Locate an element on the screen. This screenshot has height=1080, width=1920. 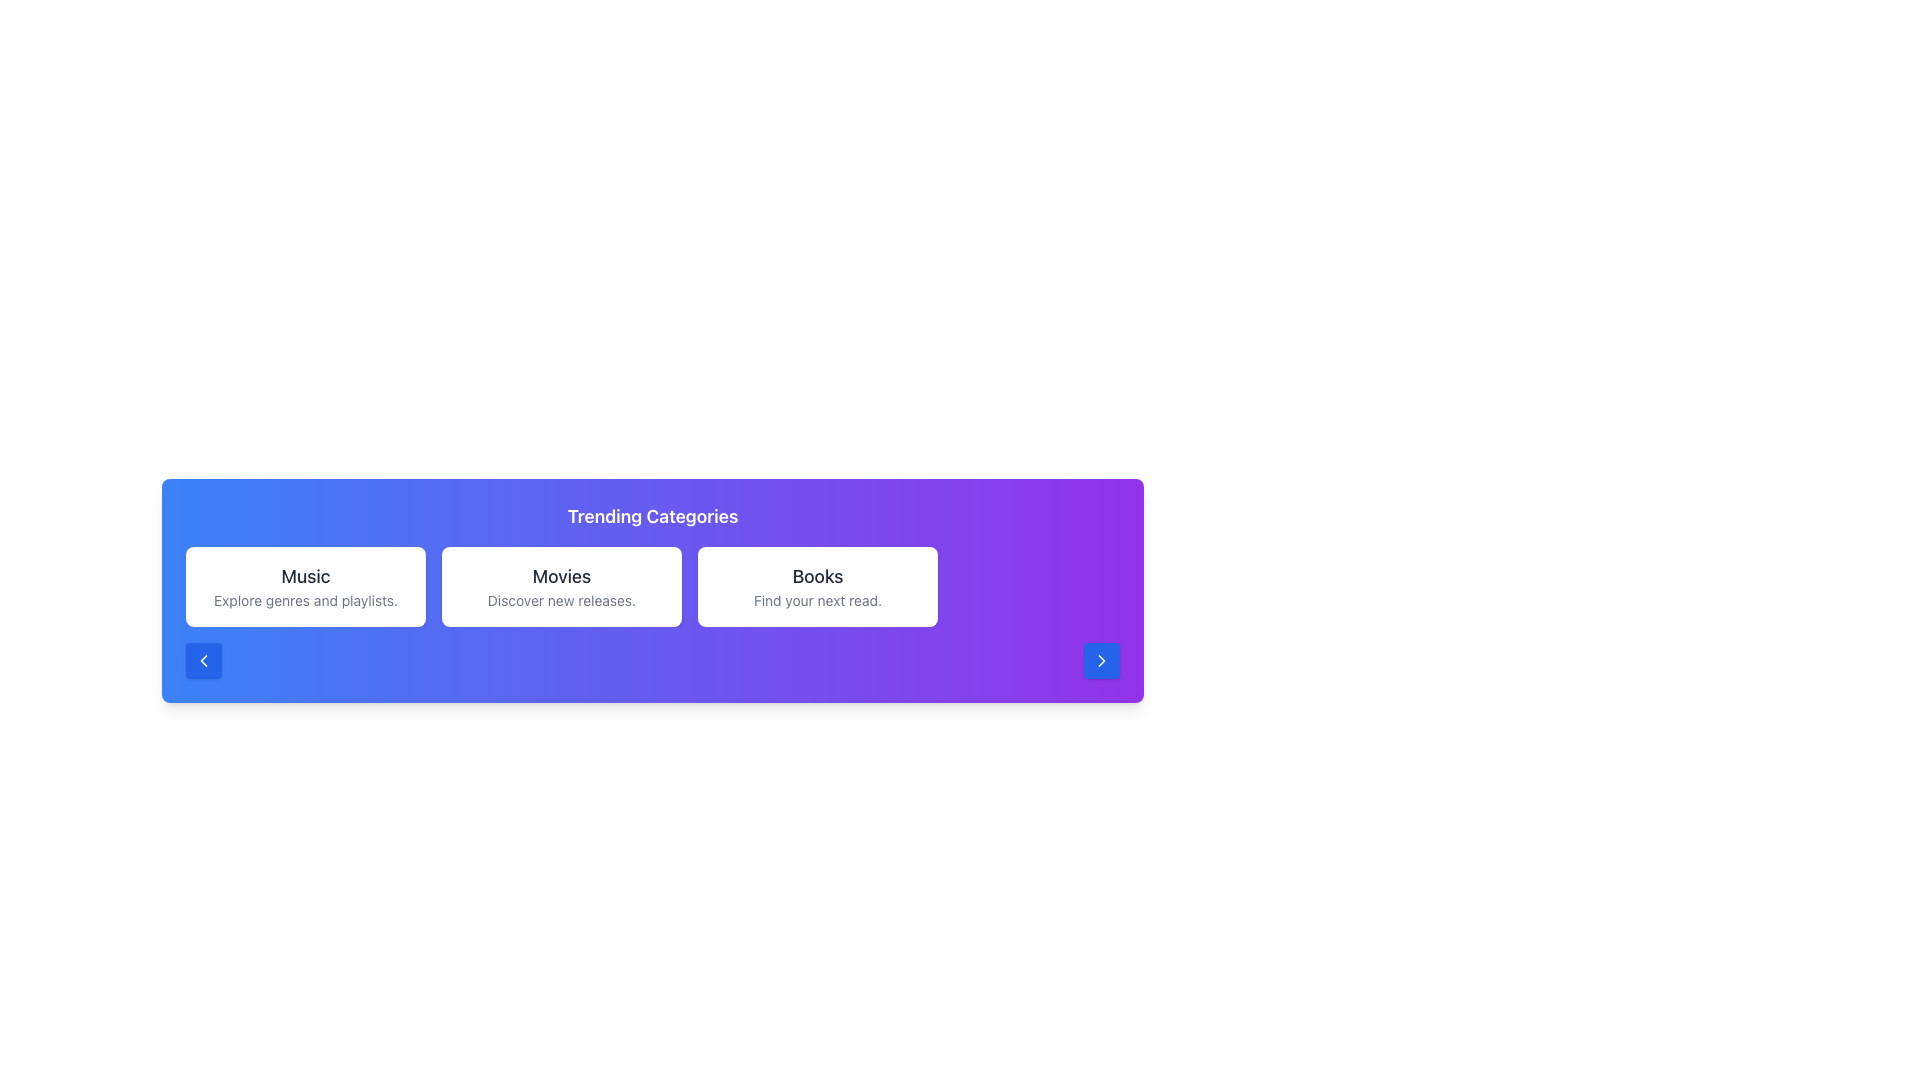
the static text label that reads 'Find your next read', which is styled with a small font size and light gray color, located beneath the 'Books' label on the third card in a horizontally arranged series of cards is located at coordinates (817, 600).